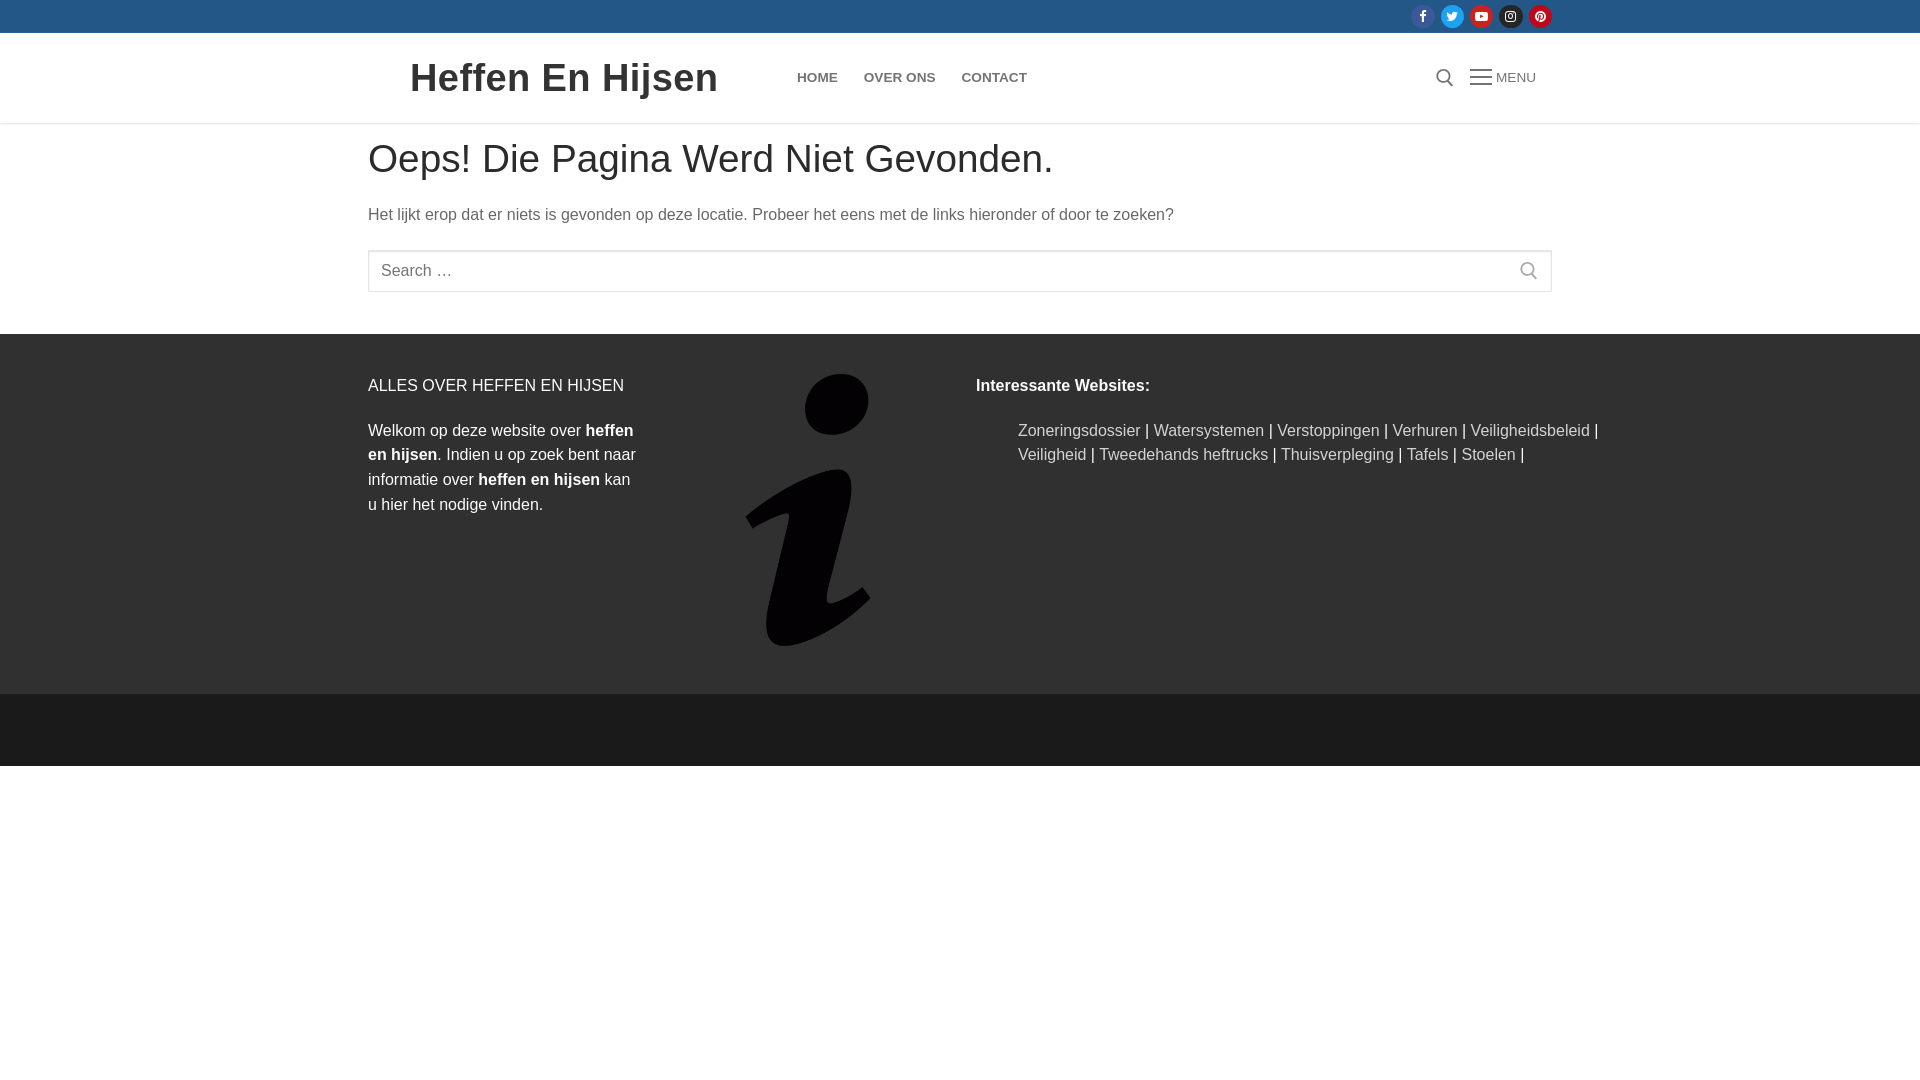  Describe the element at coordinates (1337, 454) in the screenshot. I see `'Thuisverpleging'` at that location.